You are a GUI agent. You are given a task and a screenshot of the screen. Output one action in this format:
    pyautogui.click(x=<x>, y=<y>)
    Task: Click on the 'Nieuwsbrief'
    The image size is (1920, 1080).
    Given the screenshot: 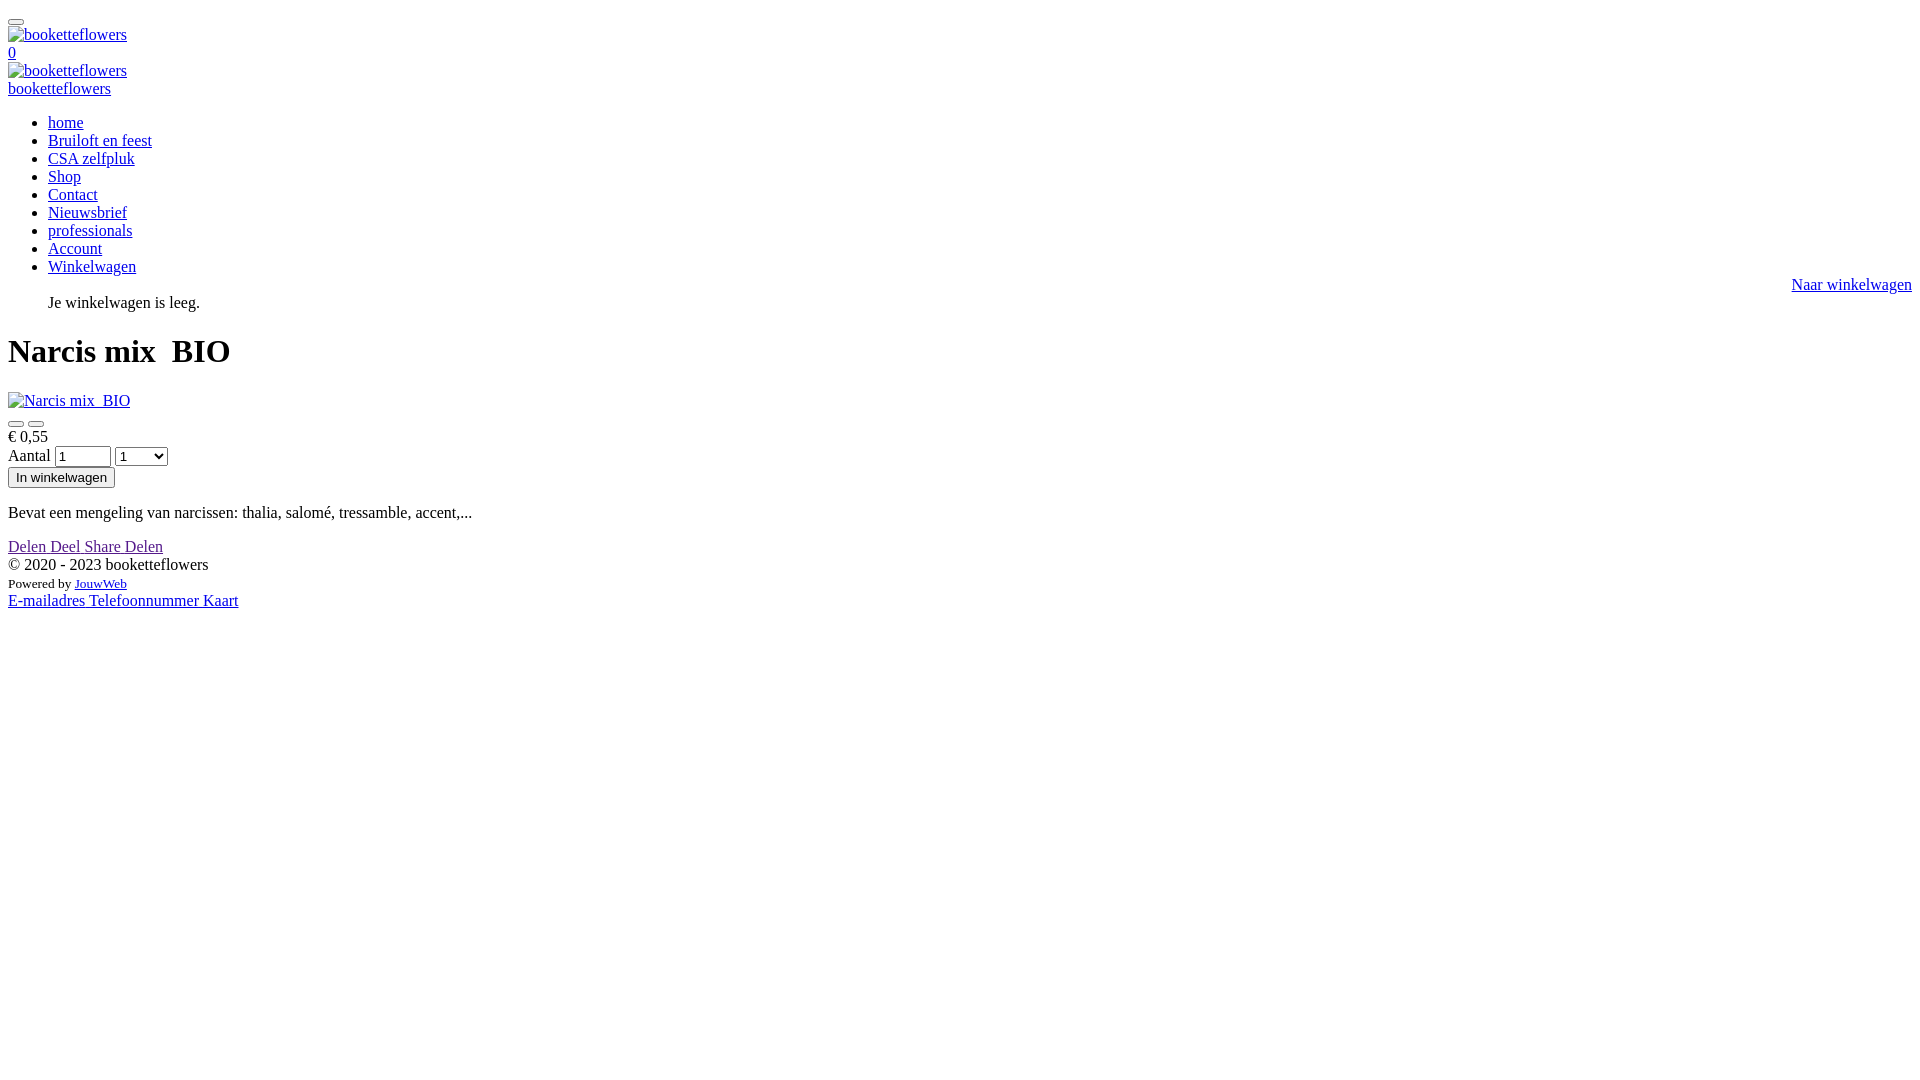 What is the action you would take?
    pyautogui.click(x=48, y=212)
    